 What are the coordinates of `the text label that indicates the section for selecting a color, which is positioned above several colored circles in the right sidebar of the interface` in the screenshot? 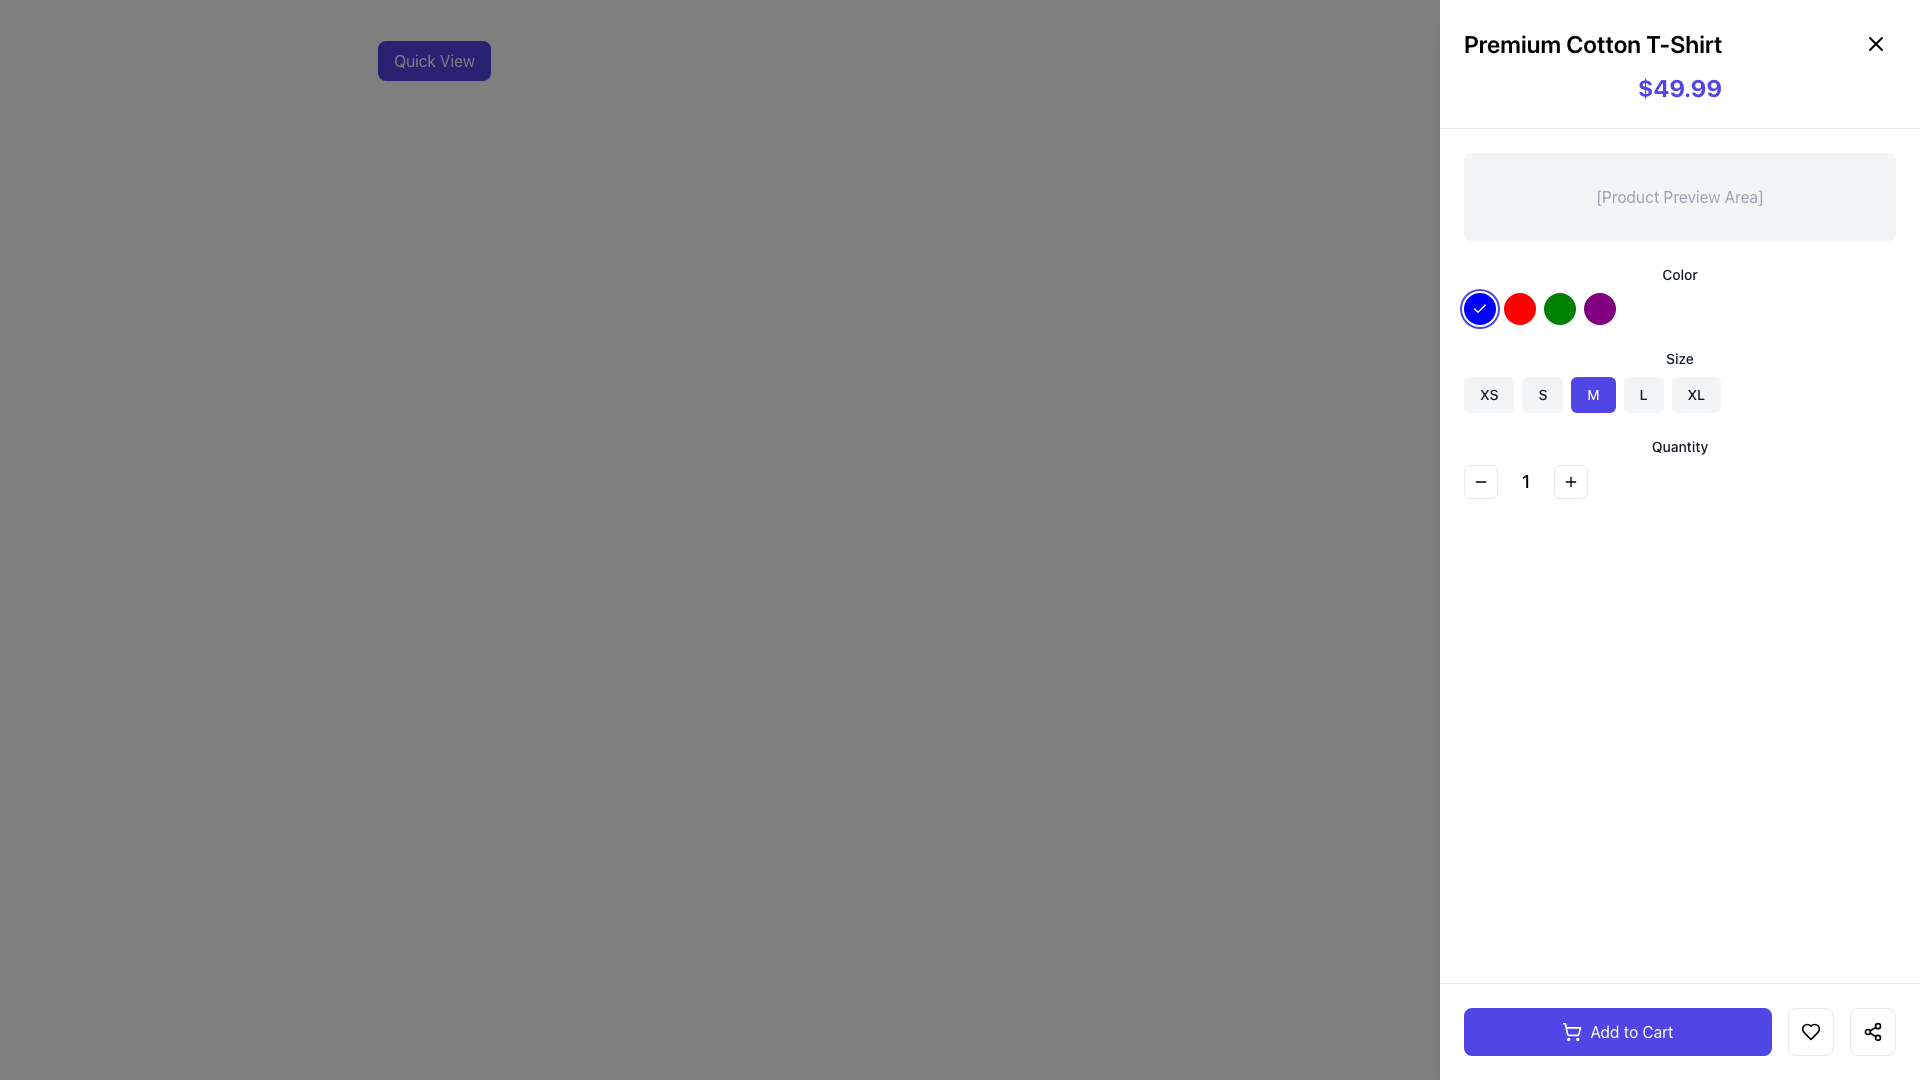 It's located at (1680, 274).